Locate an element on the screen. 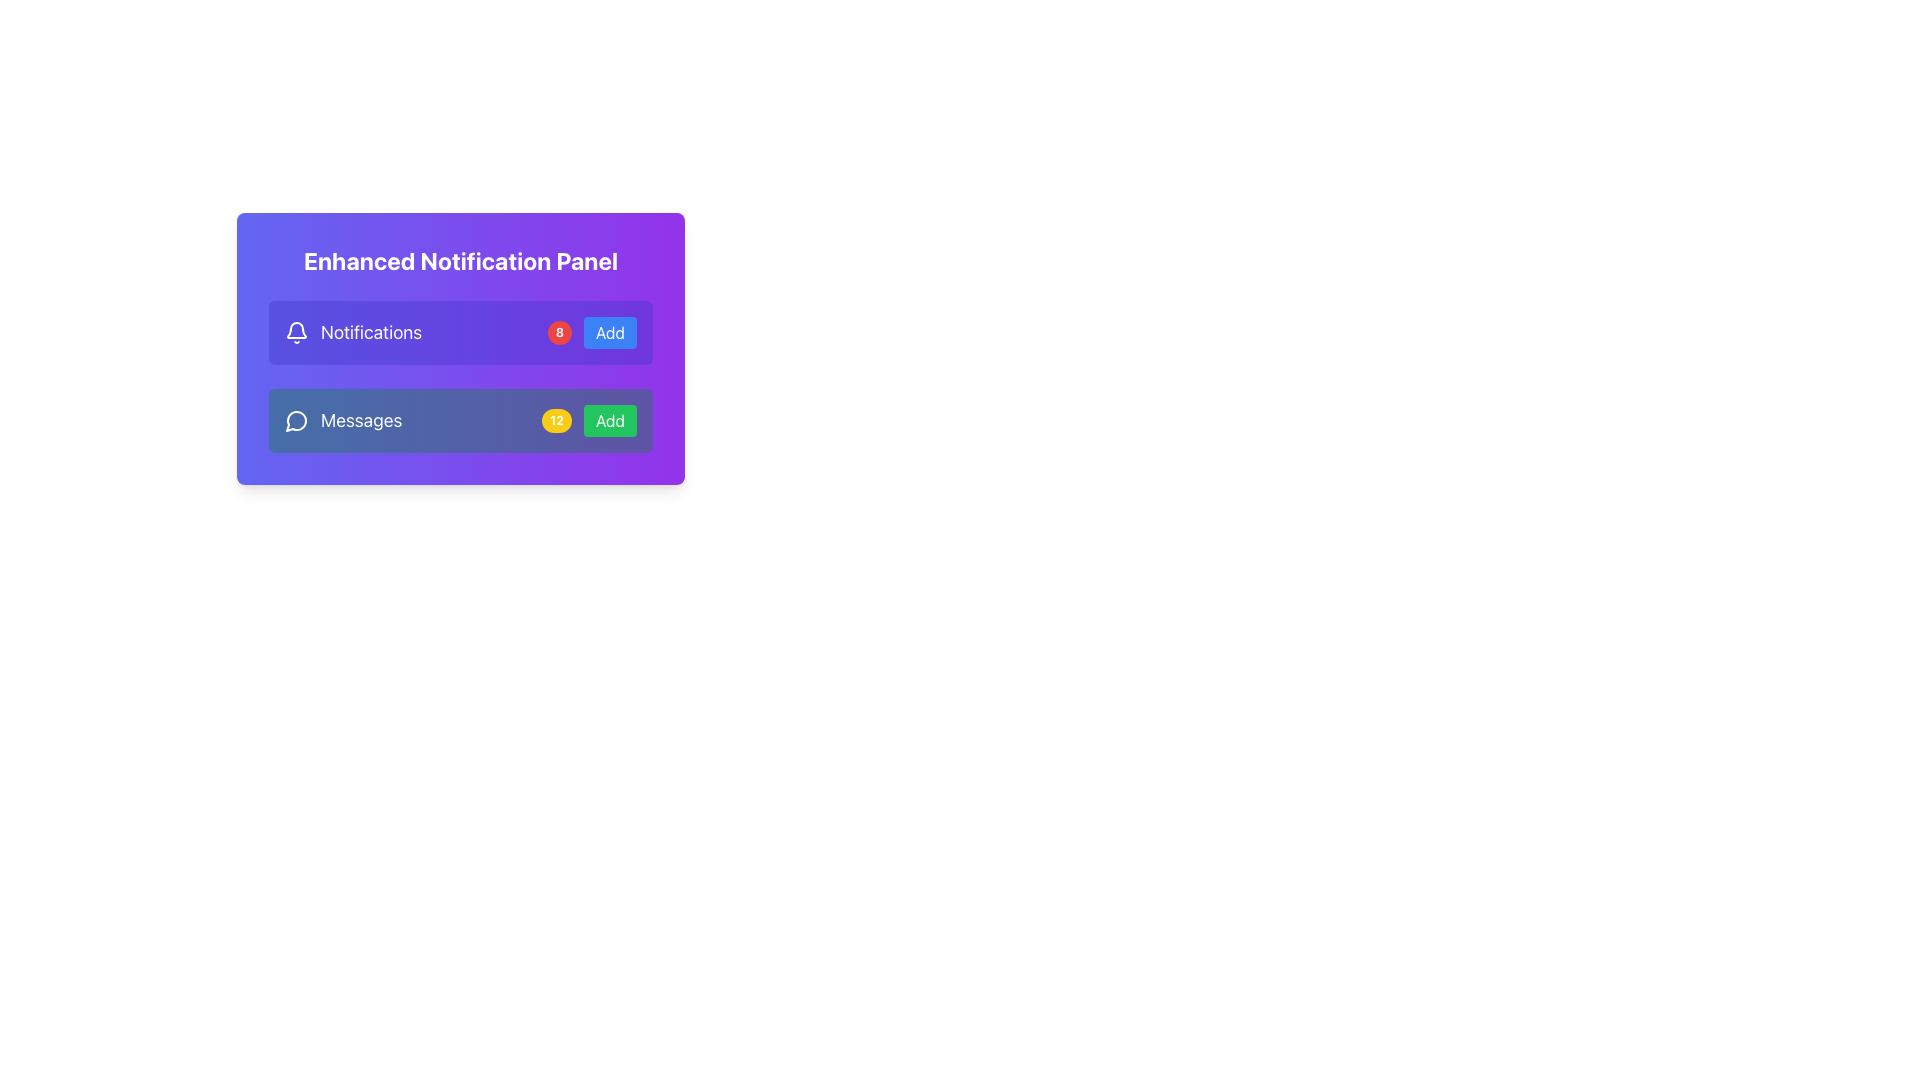 The width and height of the screenshot is (1920, 1080). the 'Add' button with a blue background and white text located next to the 'Notifications' text in a purple panel is located at coordinates (609, 331).